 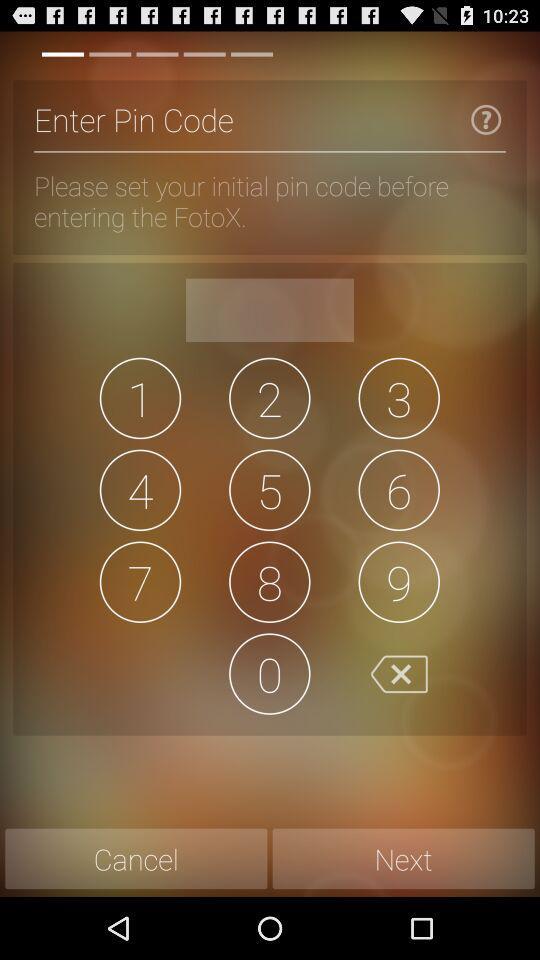 I want to click on the help icon, so click(x=485, y=127).